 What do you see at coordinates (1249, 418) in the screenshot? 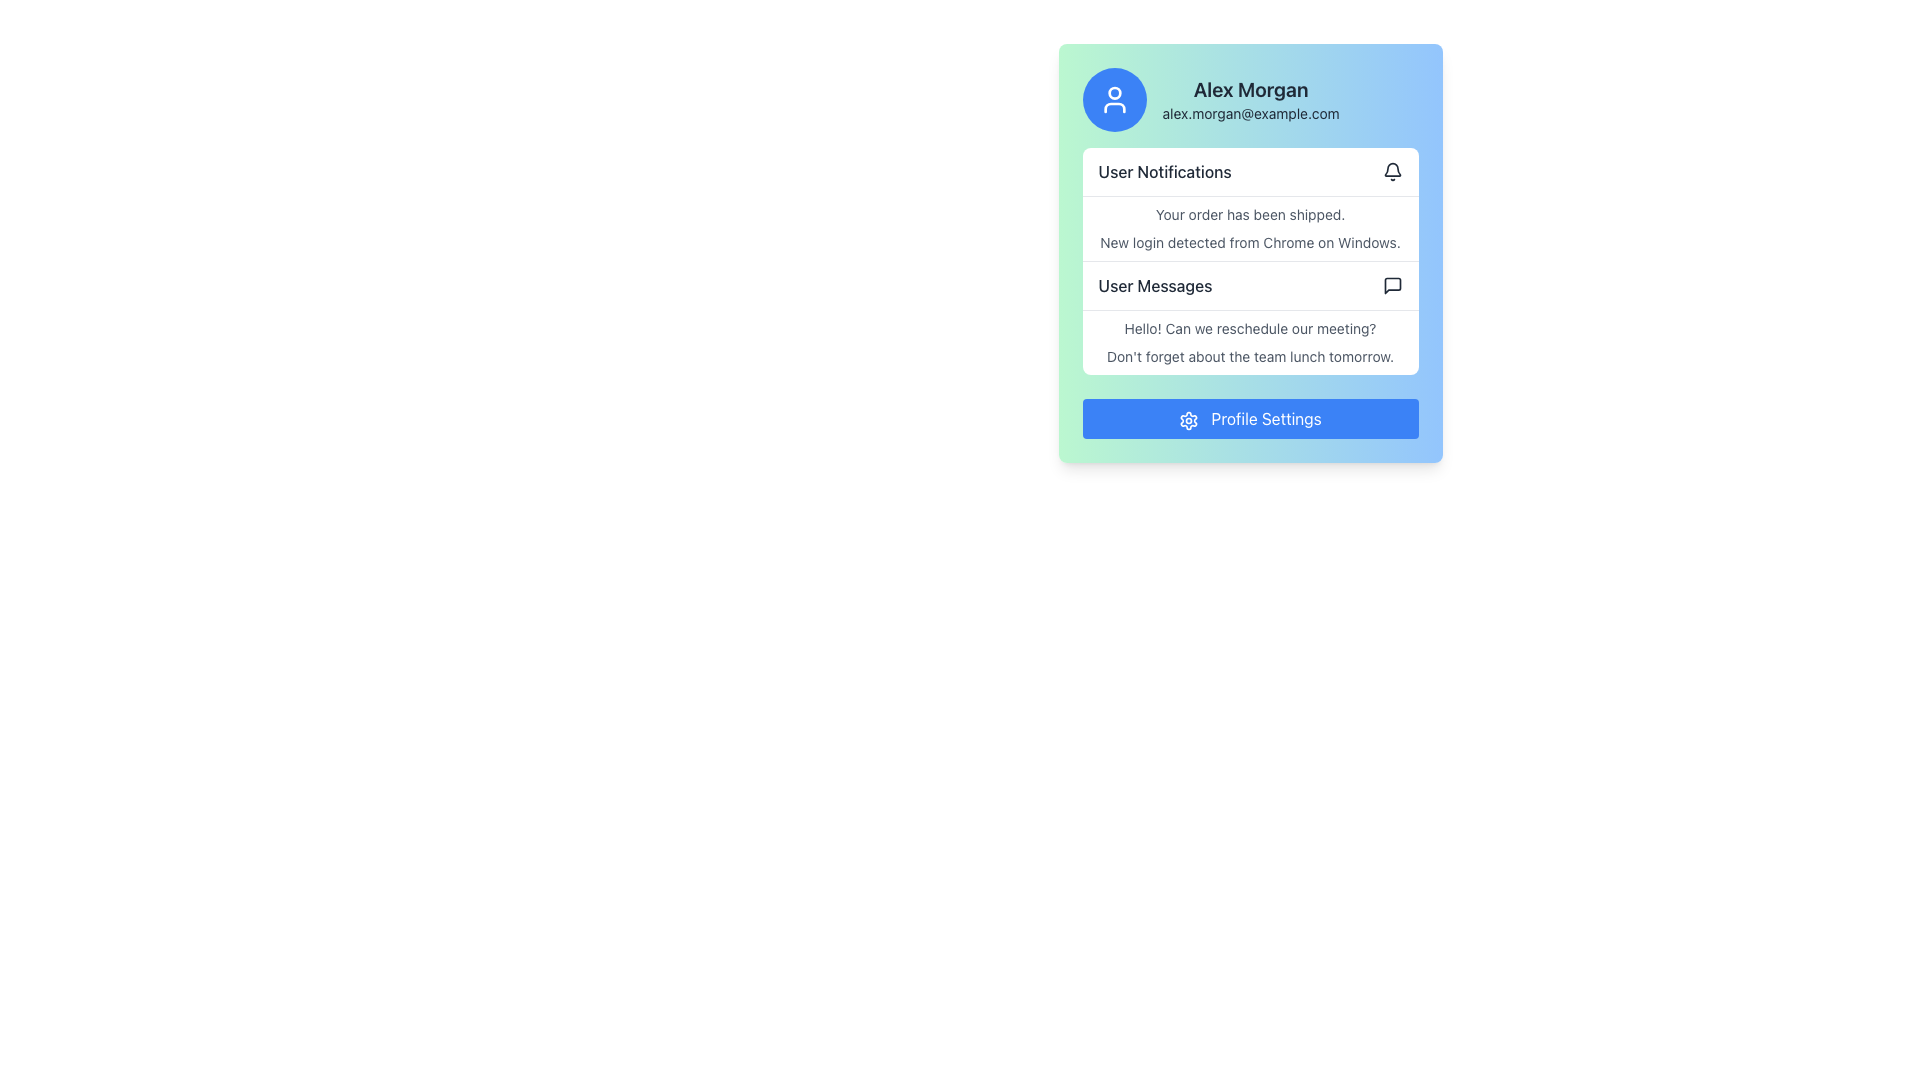
I see `the rectangular button labeled 'Profile Settings' with a blue background and a gear icon` at bounding box center [1249, 418].